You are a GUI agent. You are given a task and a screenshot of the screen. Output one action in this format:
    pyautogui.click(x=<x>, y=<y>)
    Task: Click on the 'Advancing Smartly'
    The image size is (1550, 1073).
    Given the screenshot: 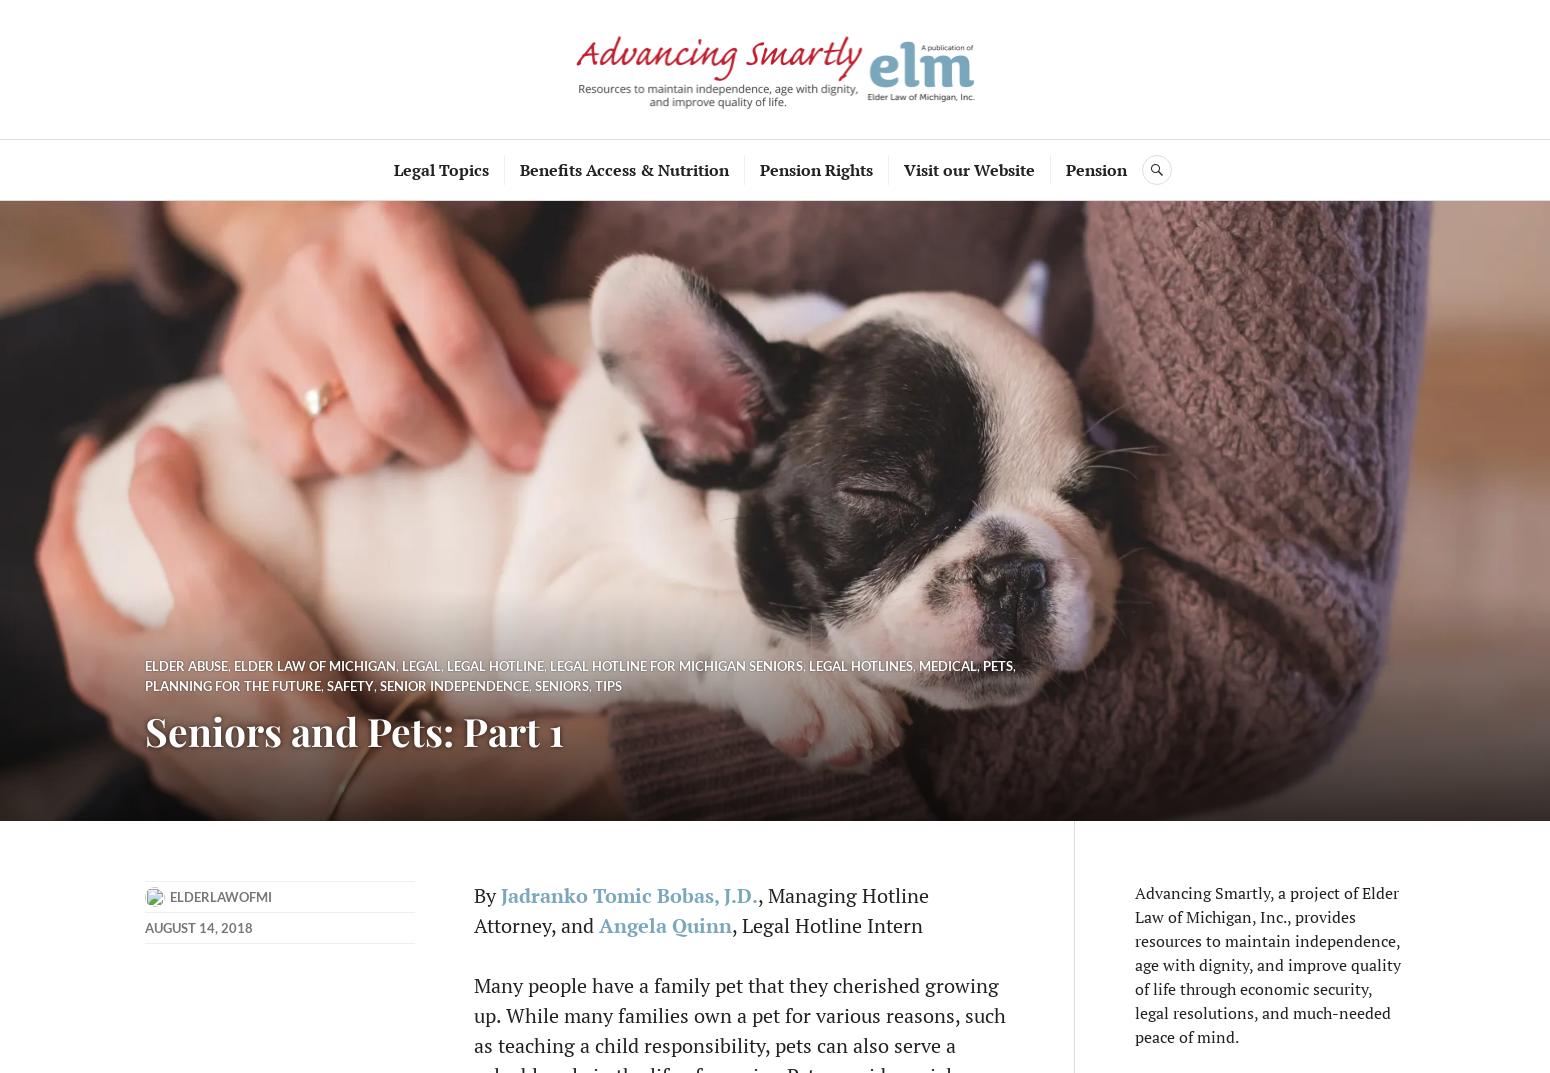 What is the action you would take?
    pyautogui.click(x=775, y=68)
    